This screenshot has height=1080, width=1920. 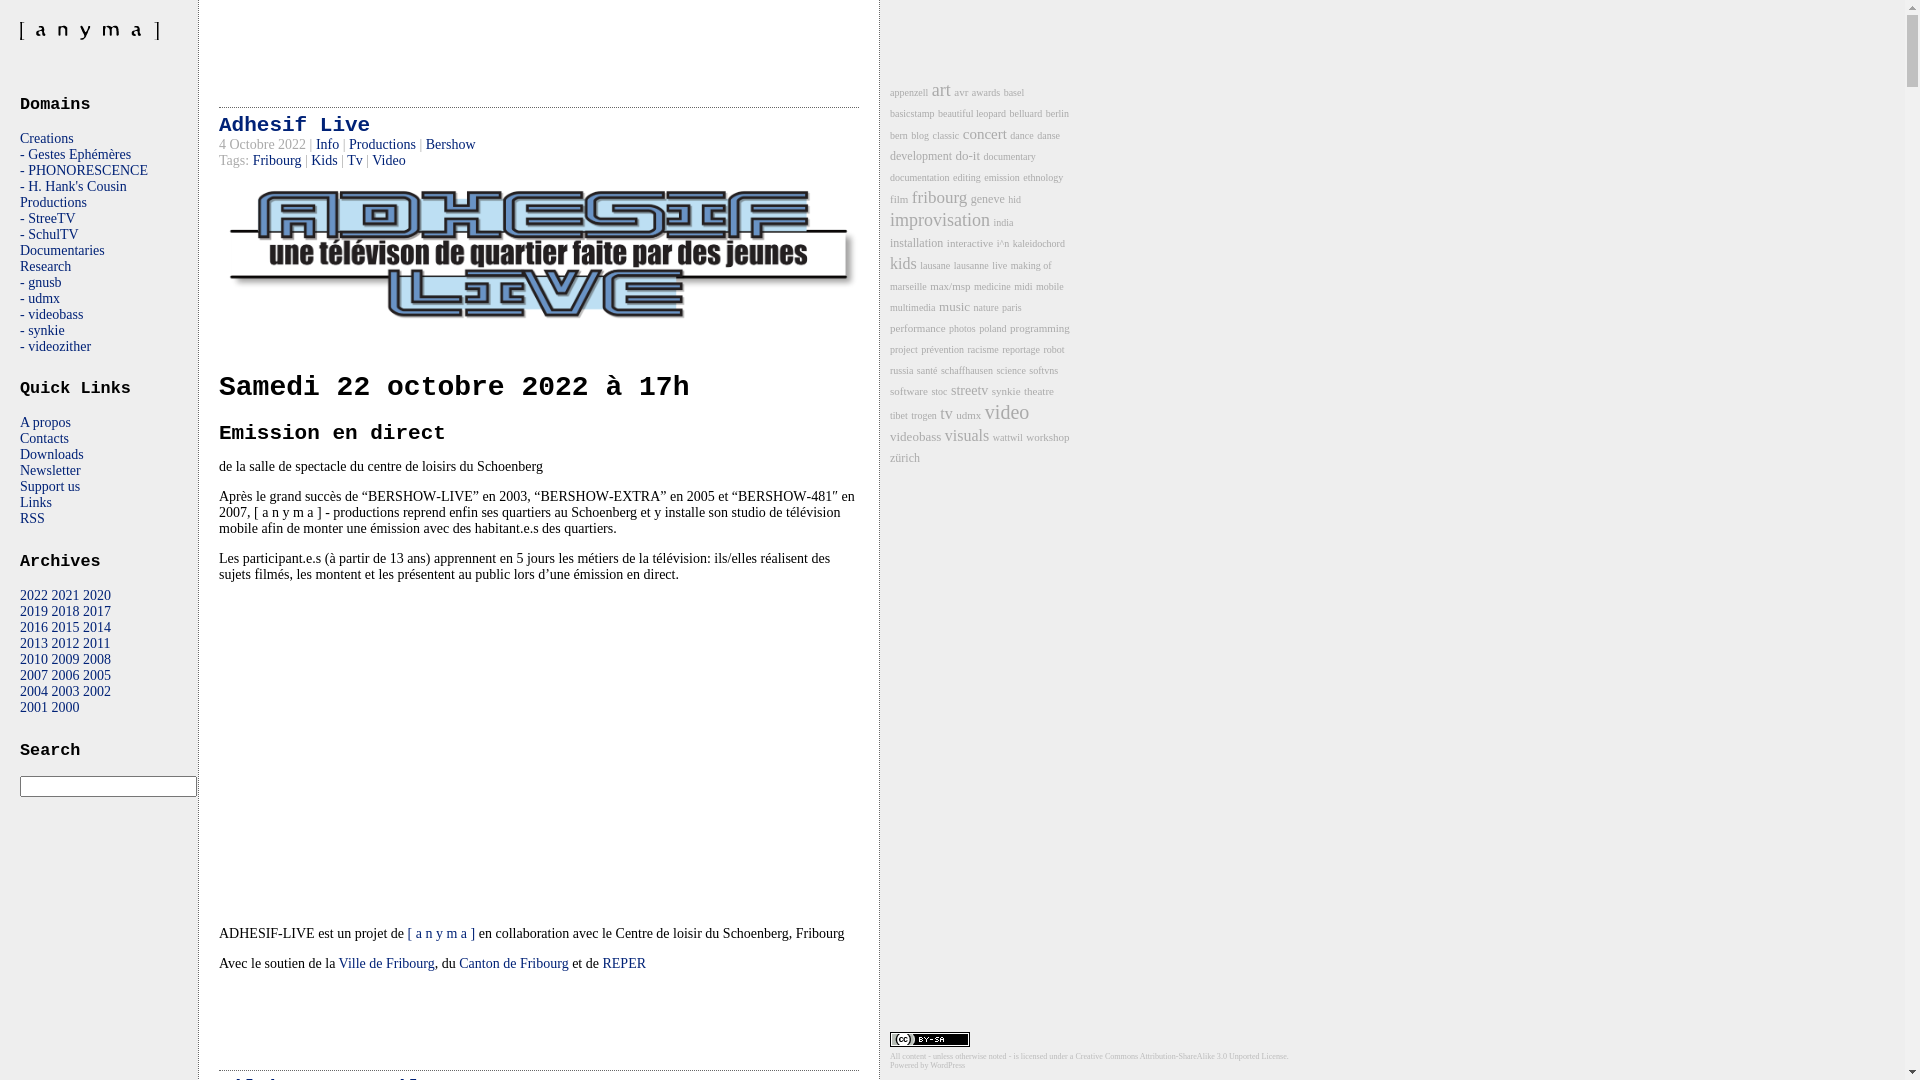 What do you see at coordinates (1003, 242) in the screenshot?
I see `'i^n'` at bounding box center [1003, 242].